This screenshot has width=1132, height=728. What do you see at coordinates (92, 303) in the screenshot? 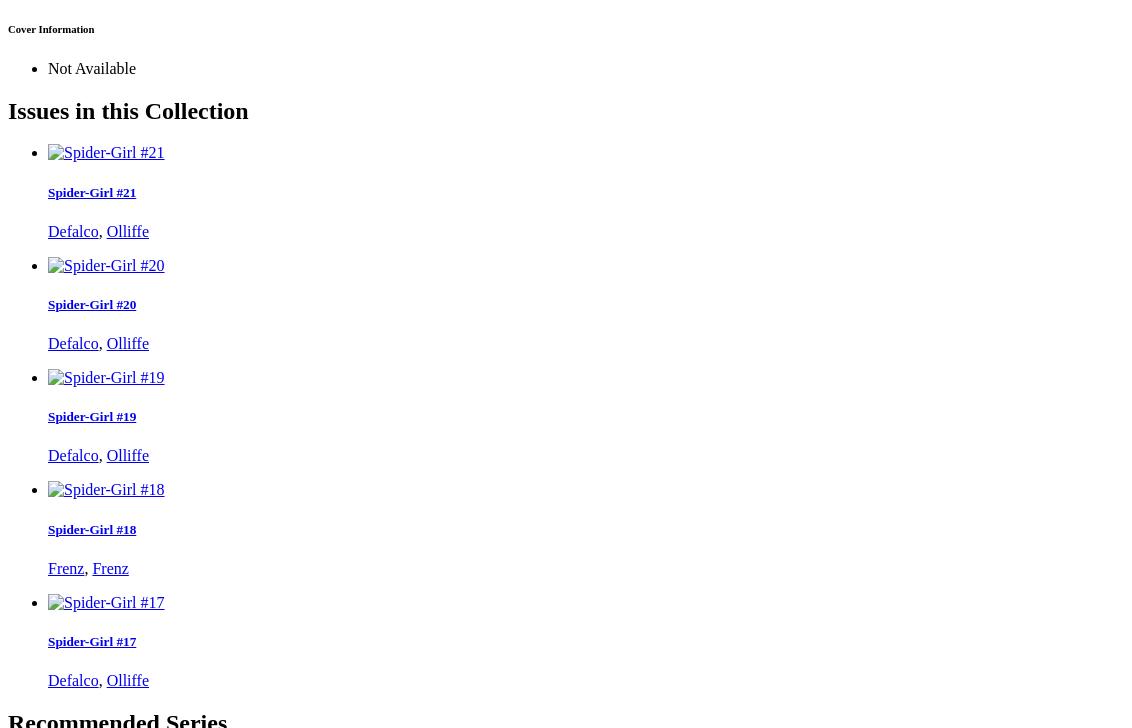
I see `'Spider-Girl #20'` at bounding box center [92, 303].